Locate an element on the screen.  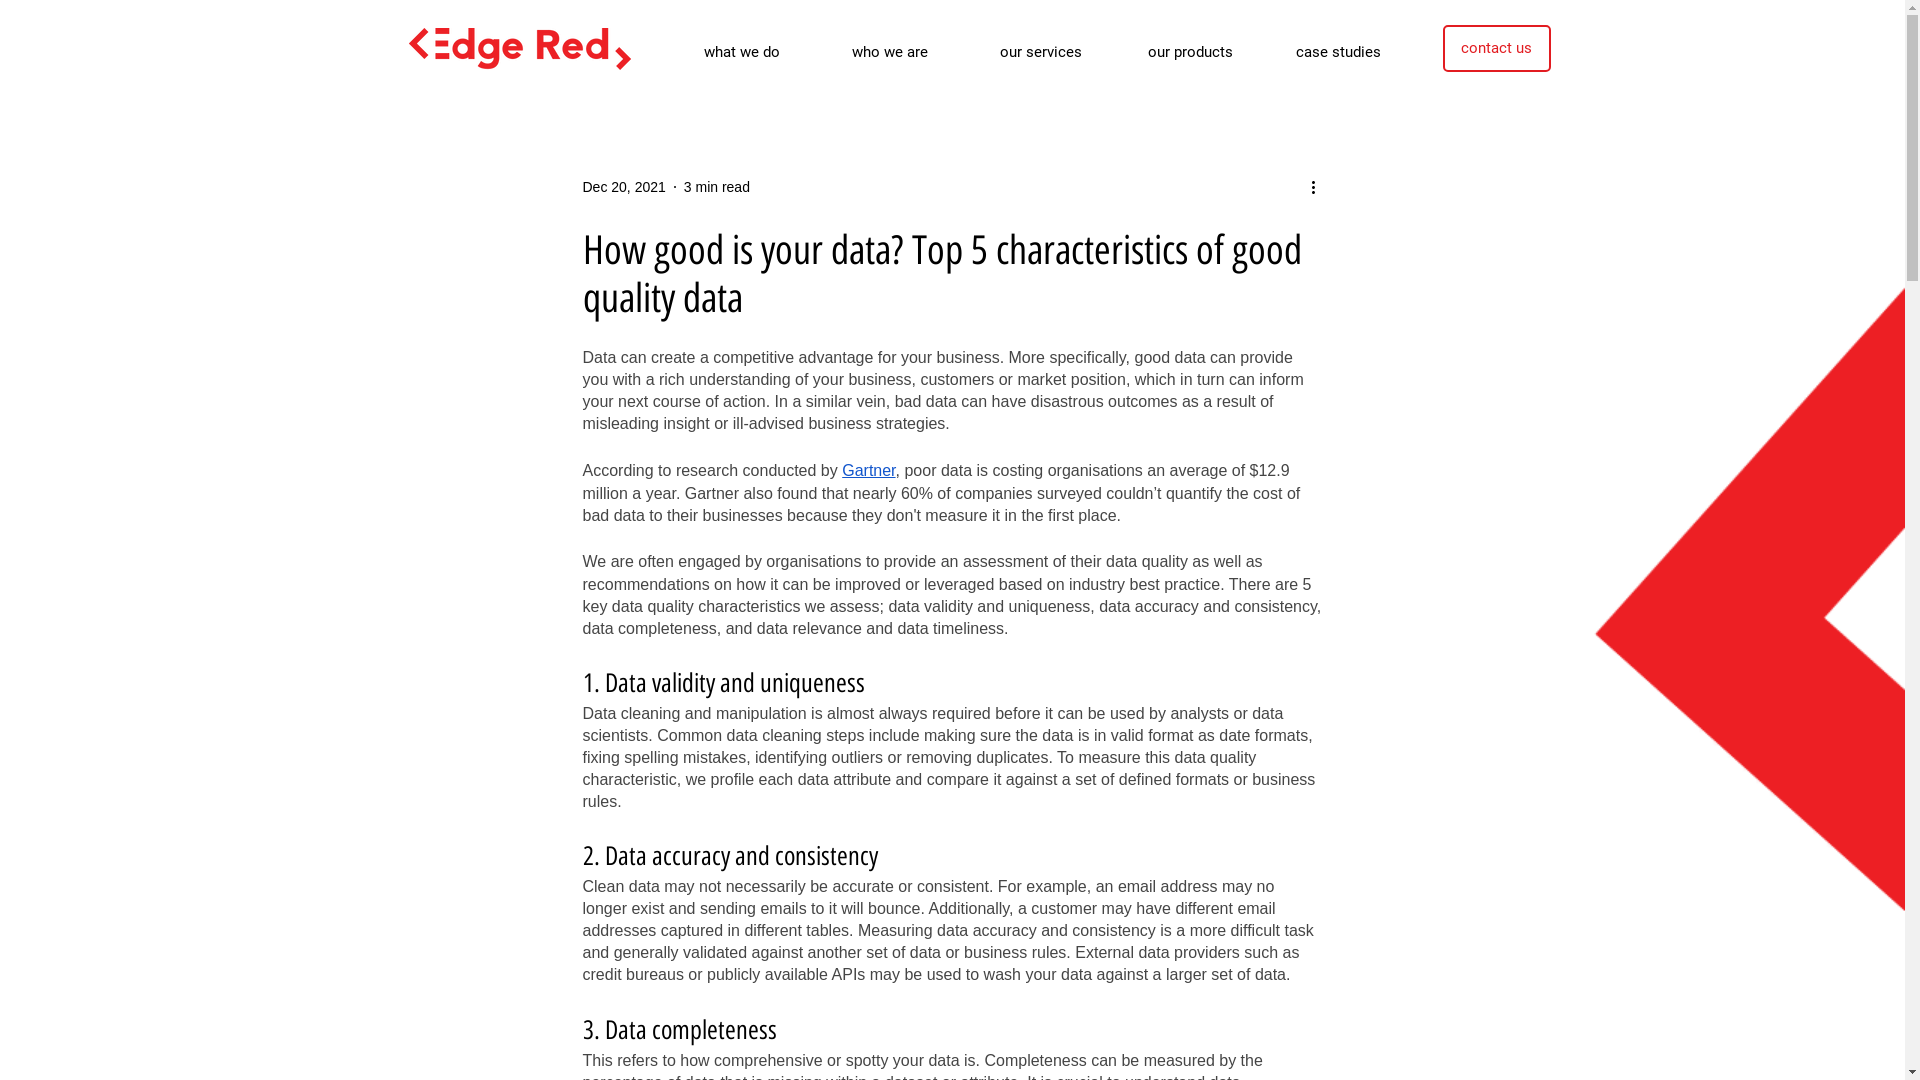
'case studies' is located at coordinates (1353, 50).